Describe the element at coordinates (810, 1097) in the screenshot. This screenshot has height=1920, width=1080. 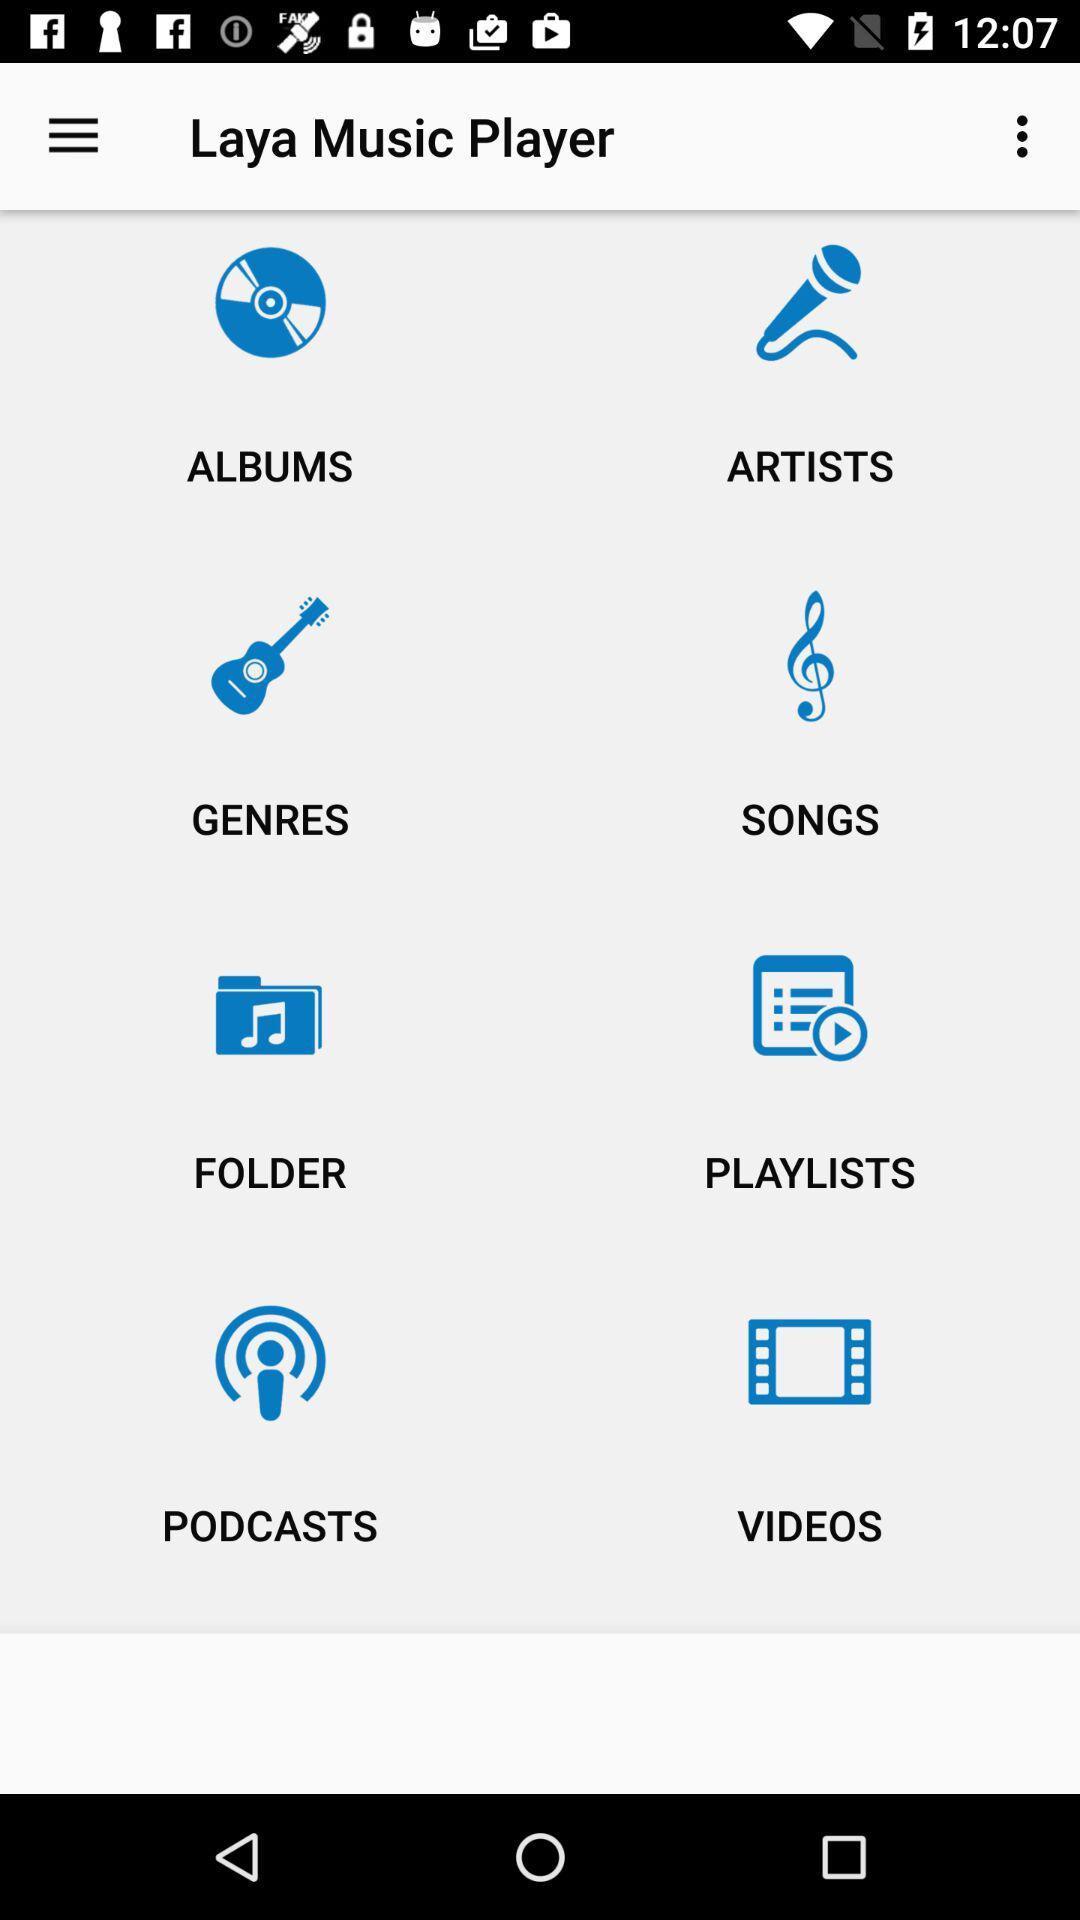
I see `playlists` at that location.